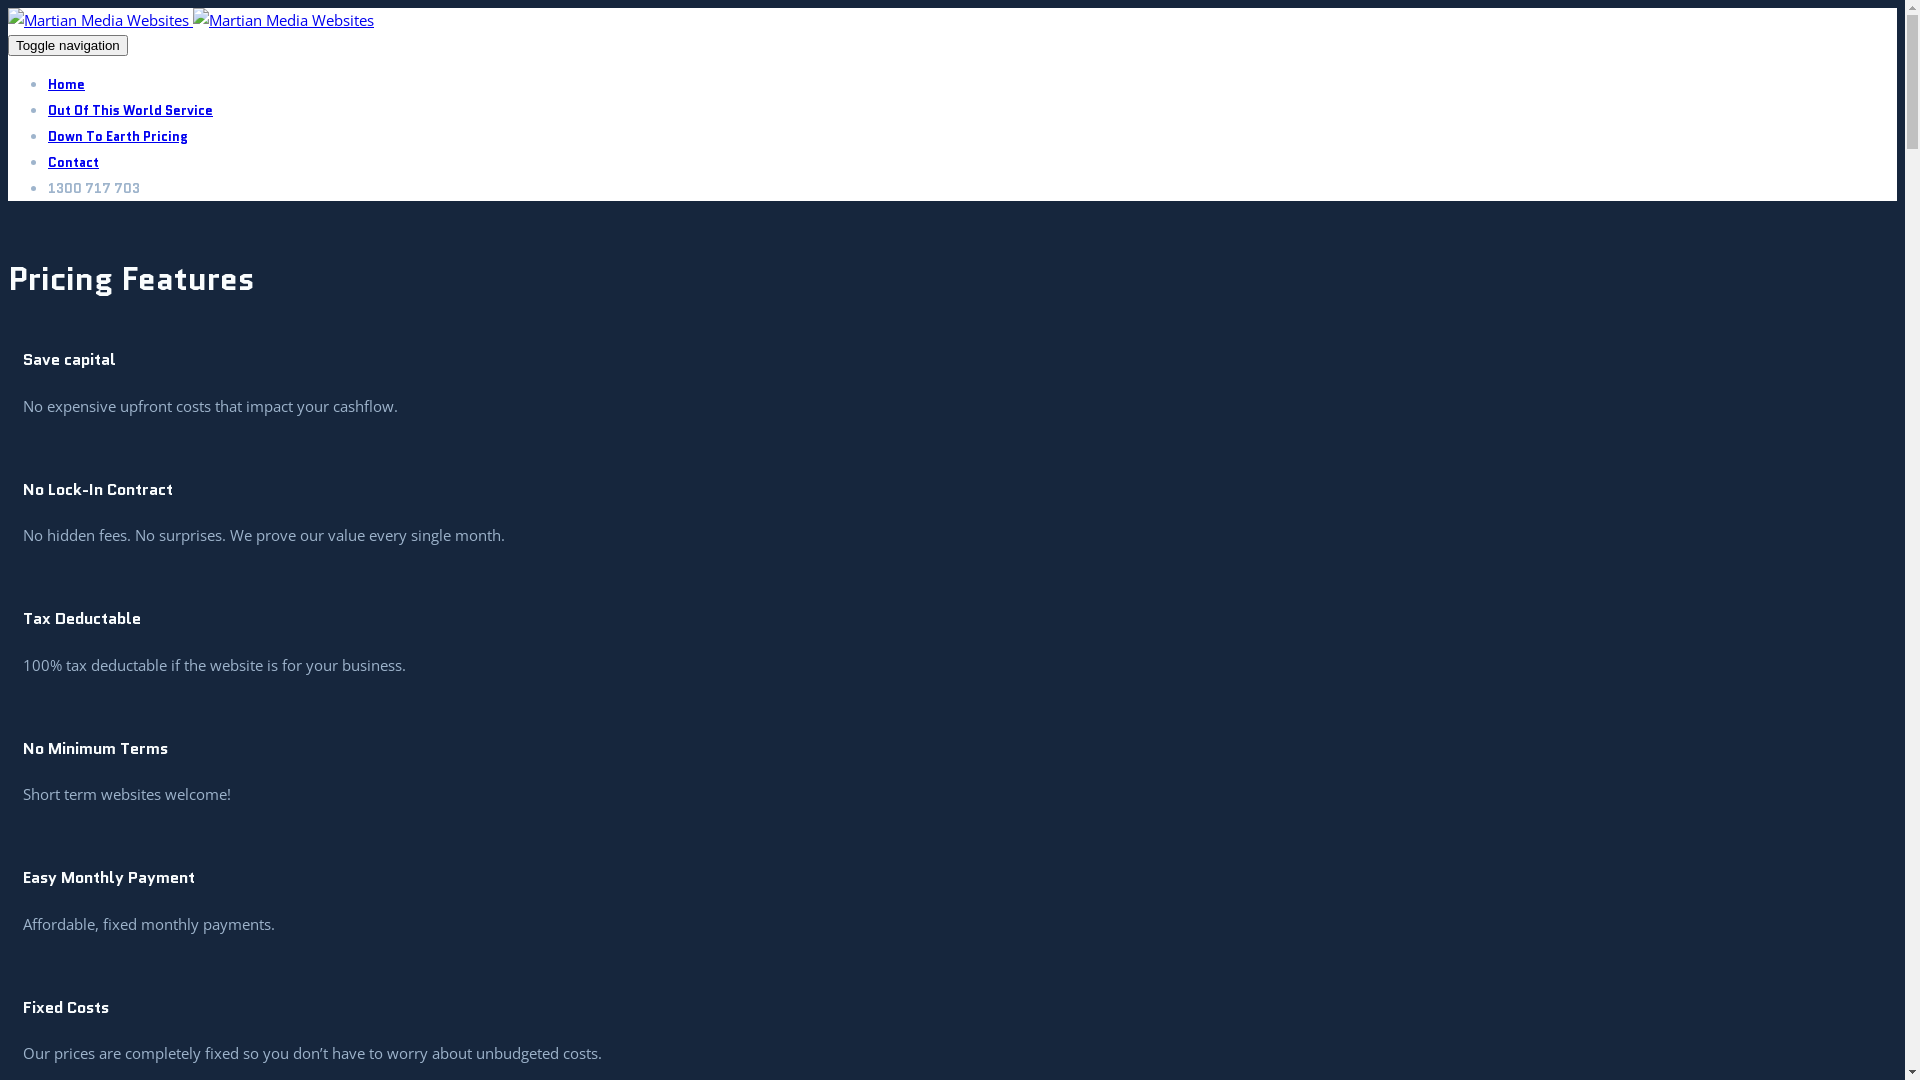  What do you see at coordinates (67, 45) in the screenshot?
I see `'Toggle navigation'` at bounding box center [67, 45].